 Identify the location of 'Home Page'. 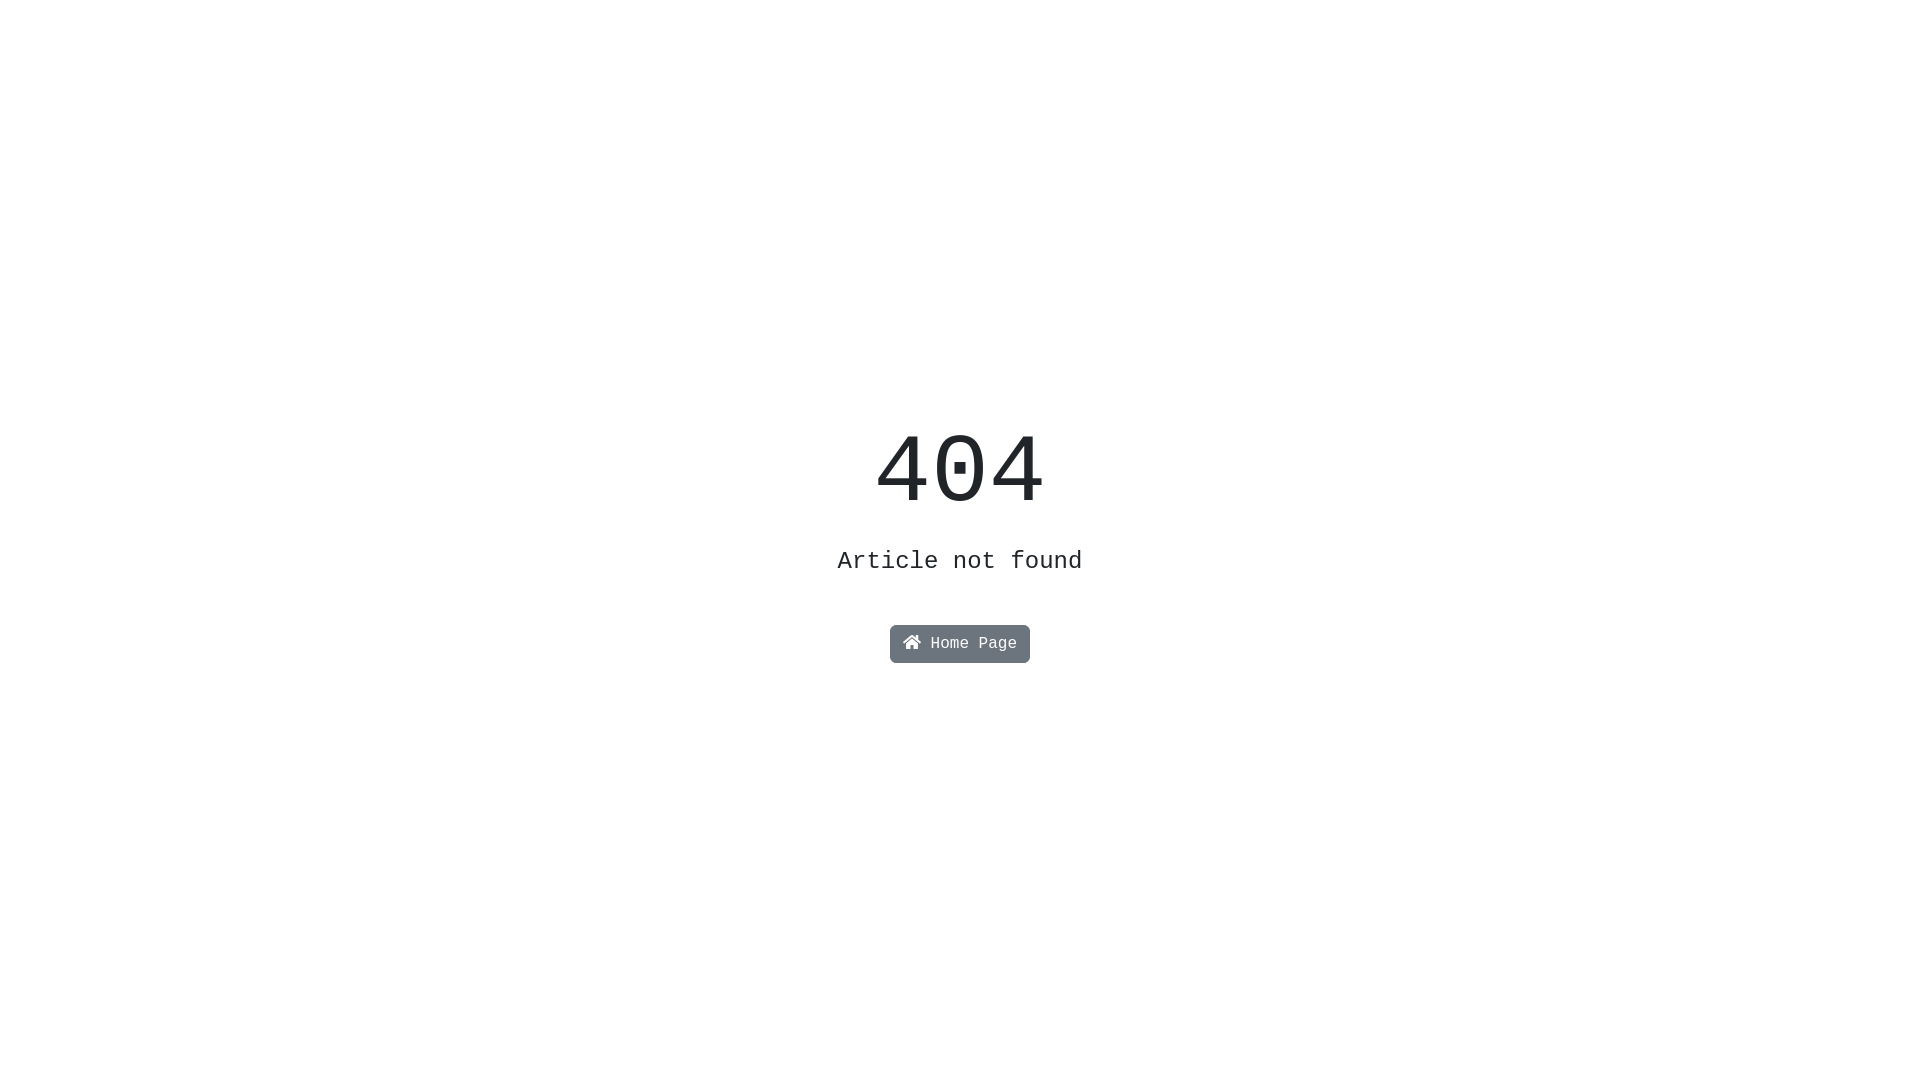
(960, 644).